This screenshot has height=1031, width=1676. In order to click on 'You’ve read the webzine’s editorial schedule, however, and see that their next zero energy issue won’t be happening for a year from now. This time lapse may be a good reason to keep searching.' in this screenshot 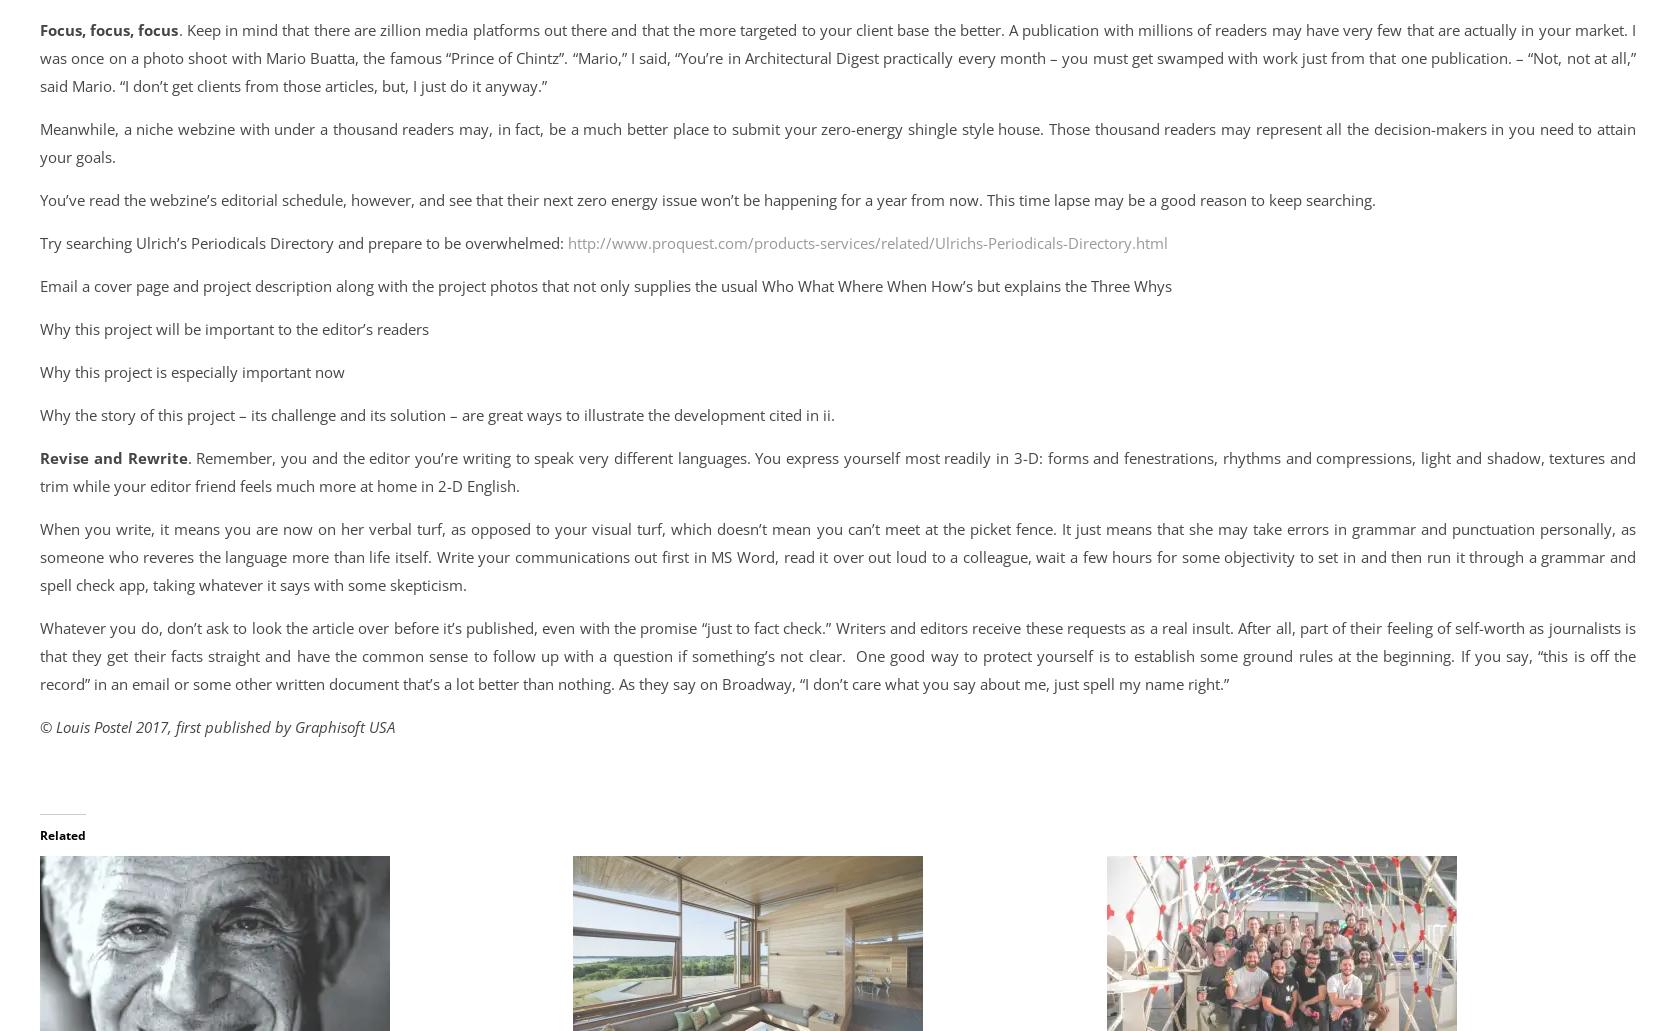, I will do `click(706, 199)`.